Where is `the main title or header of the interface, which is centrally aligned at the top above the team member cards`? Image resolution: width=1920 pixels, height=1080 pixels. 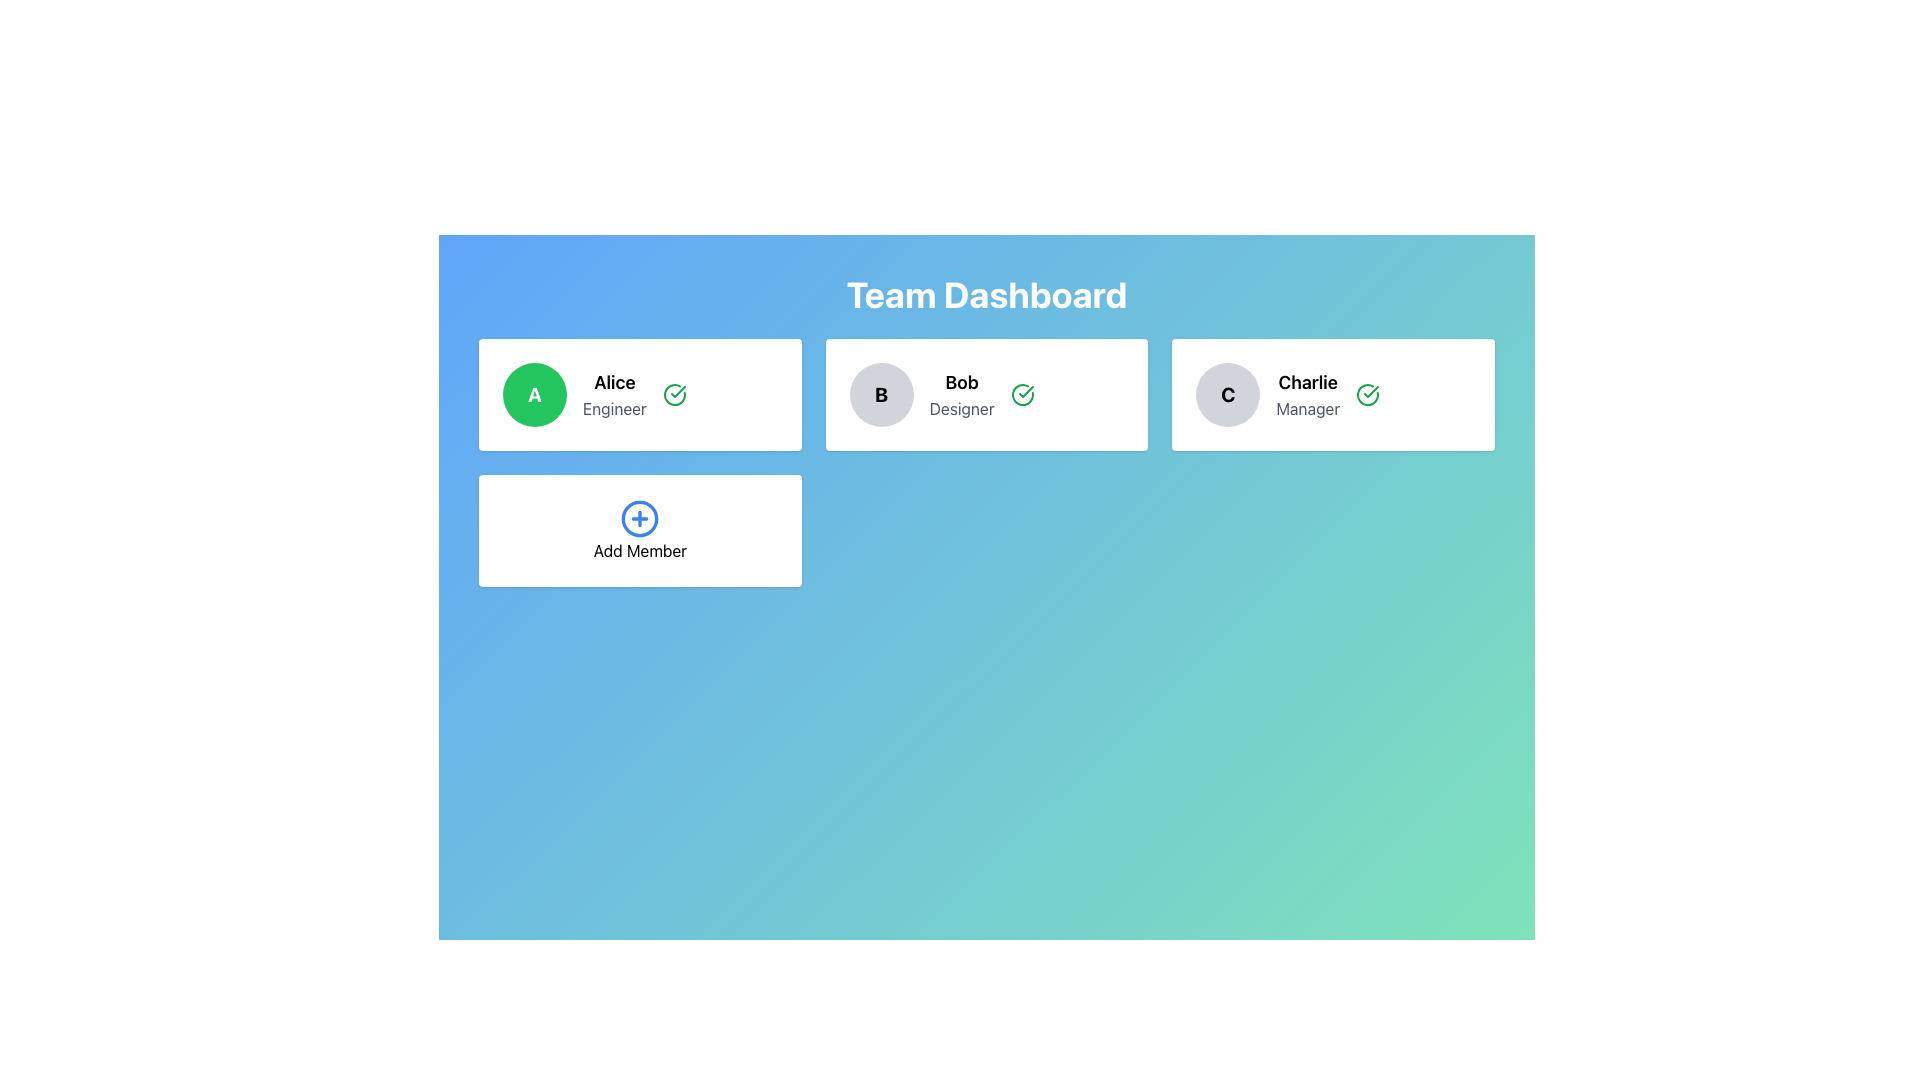 the main title or header of the interface, which is centrally aligned at the top above the team member cards is located at coordinates (987, 294).